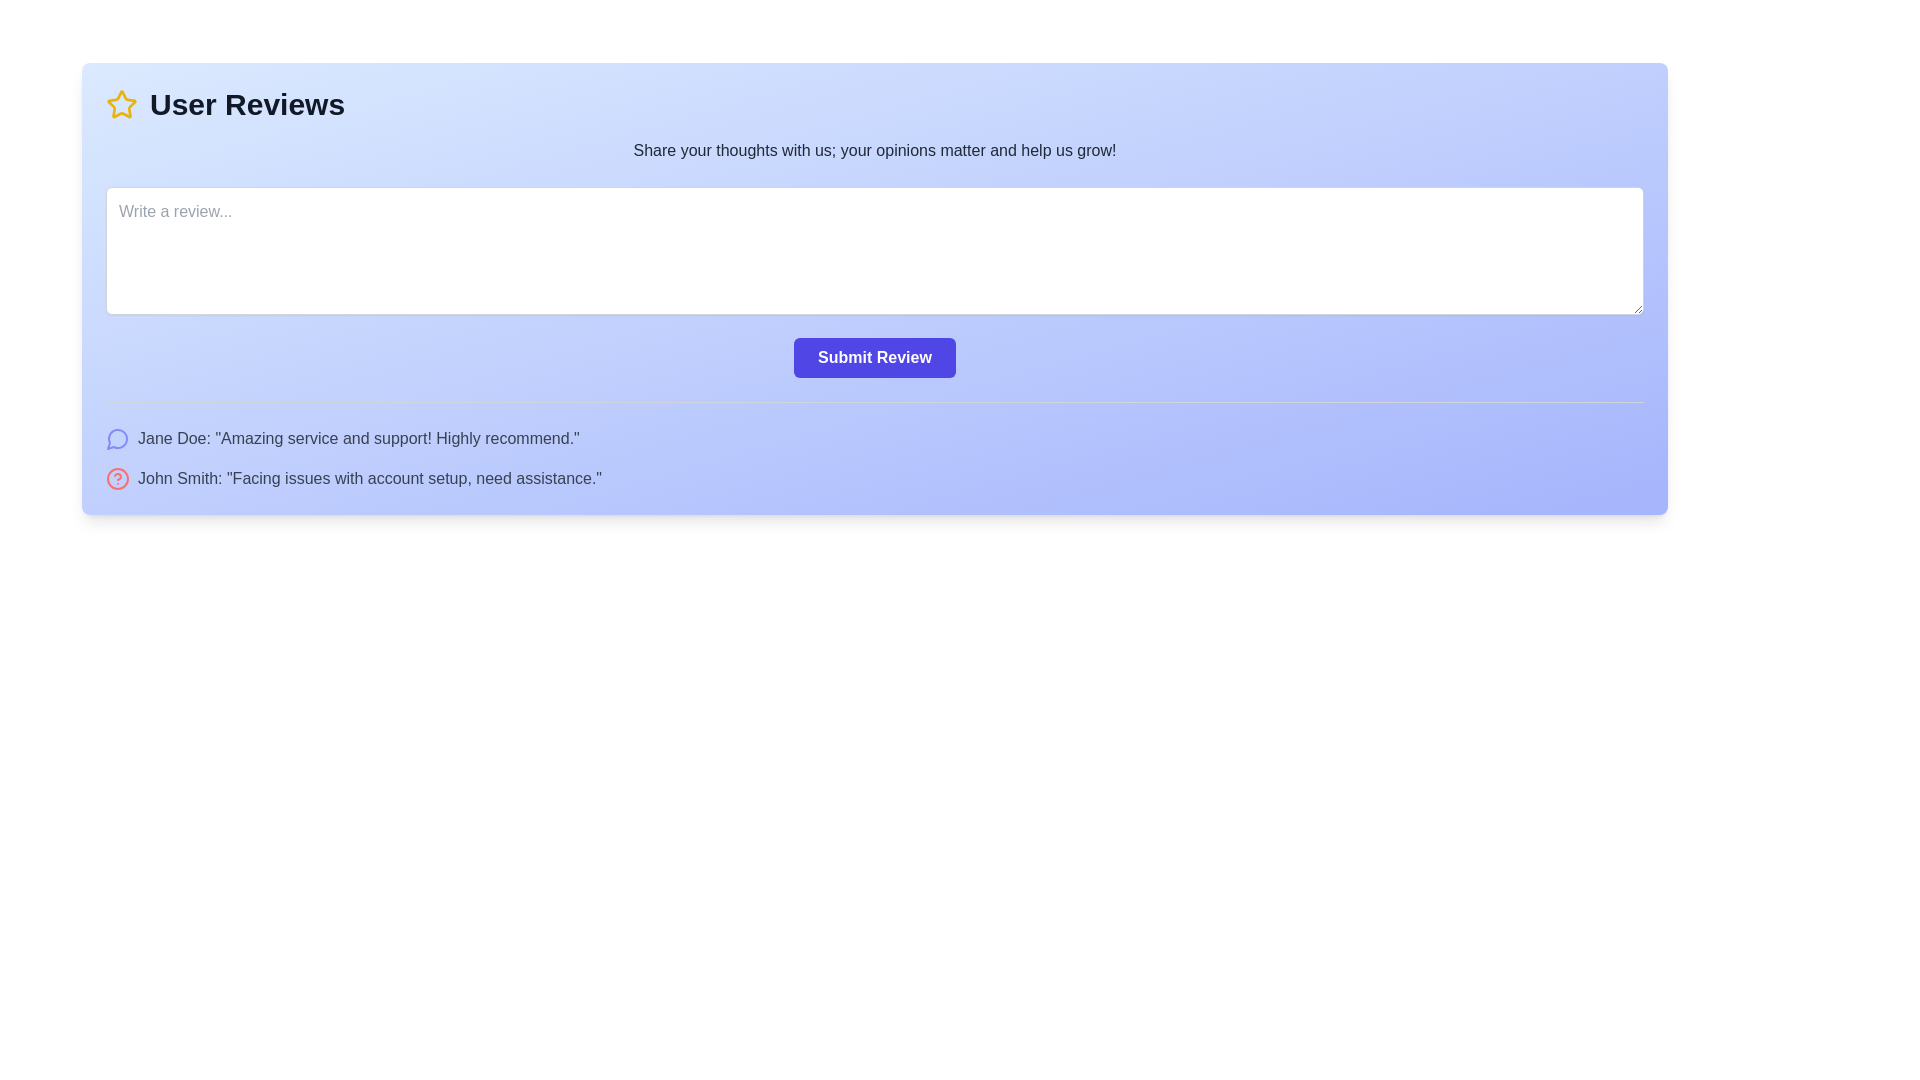  I want to click on the 'Submit Review' button with a purple background, so click(874, 357).